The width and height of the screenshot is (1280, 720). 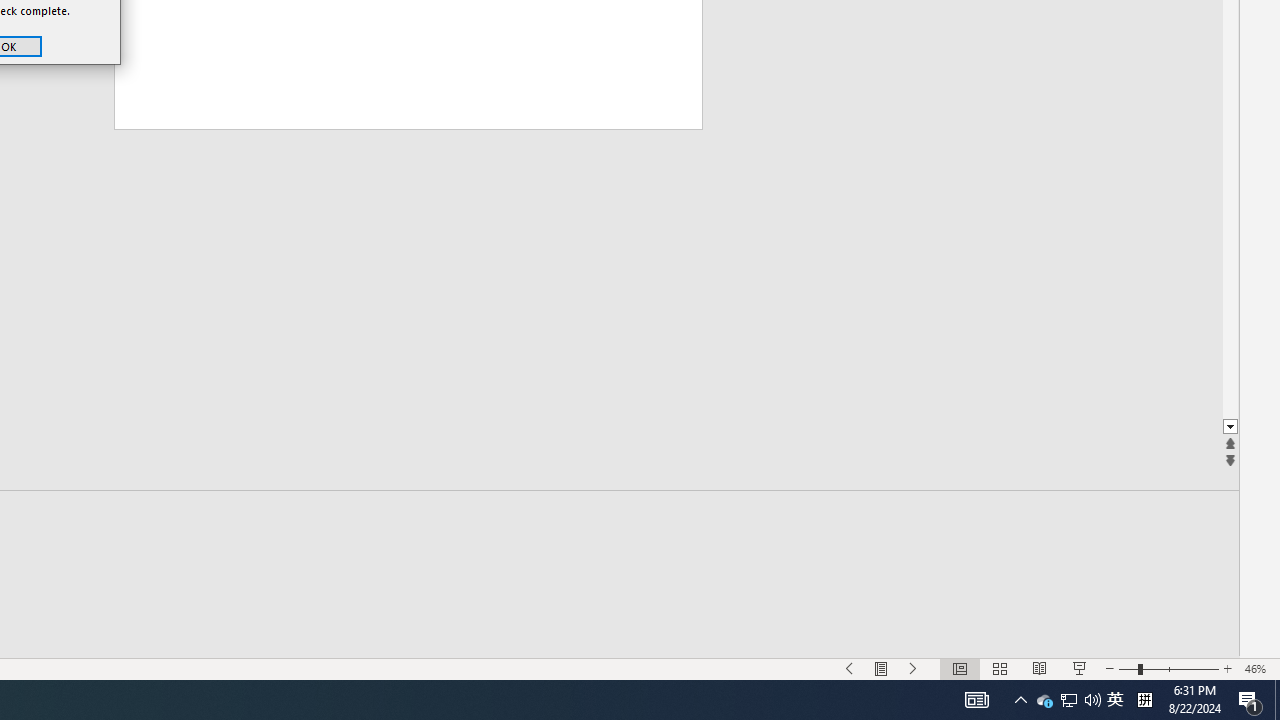 What do you see at coordinates (1067, 698) in the screenshot?
I see `'Reading View'` at bounding box center [1067, 698].